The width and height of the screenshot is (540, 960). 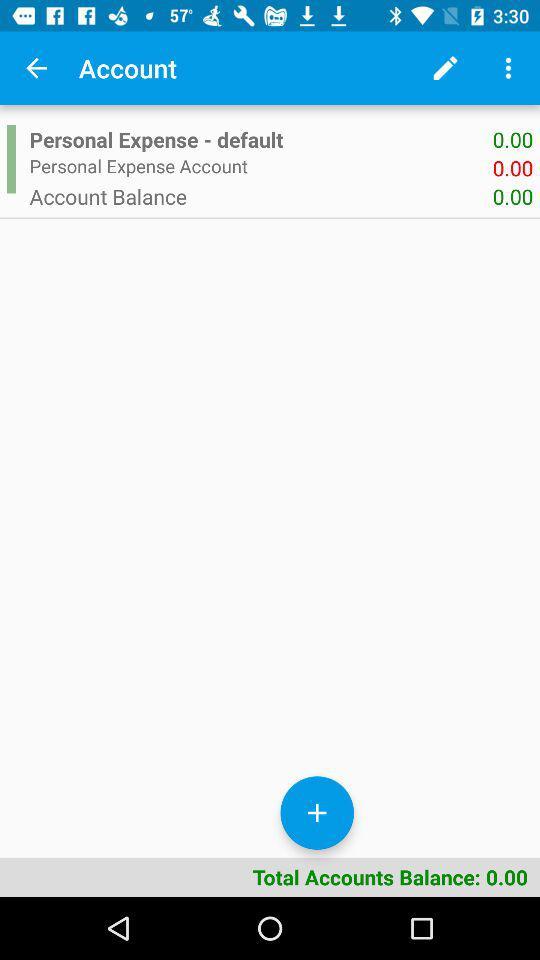 I want to click on account balance, so click(x=261, y=196).